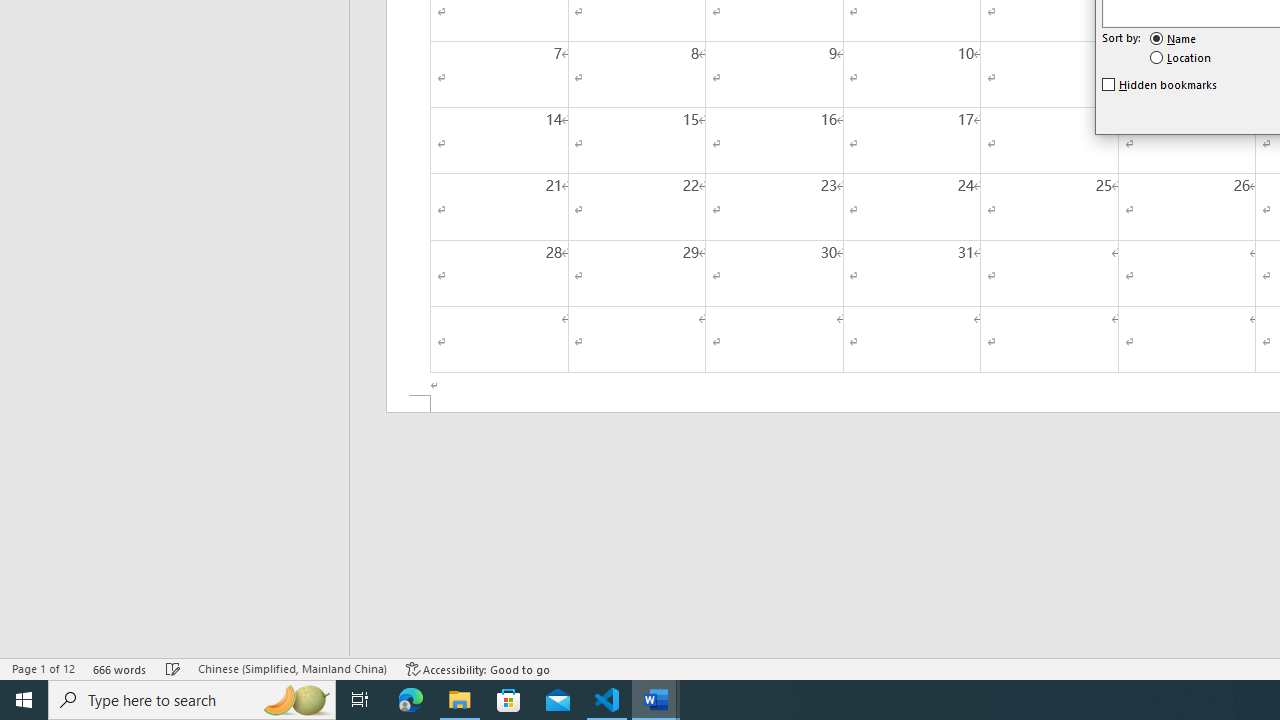  I want to click on 'Hidden bookmarks', so click(1160, 83).